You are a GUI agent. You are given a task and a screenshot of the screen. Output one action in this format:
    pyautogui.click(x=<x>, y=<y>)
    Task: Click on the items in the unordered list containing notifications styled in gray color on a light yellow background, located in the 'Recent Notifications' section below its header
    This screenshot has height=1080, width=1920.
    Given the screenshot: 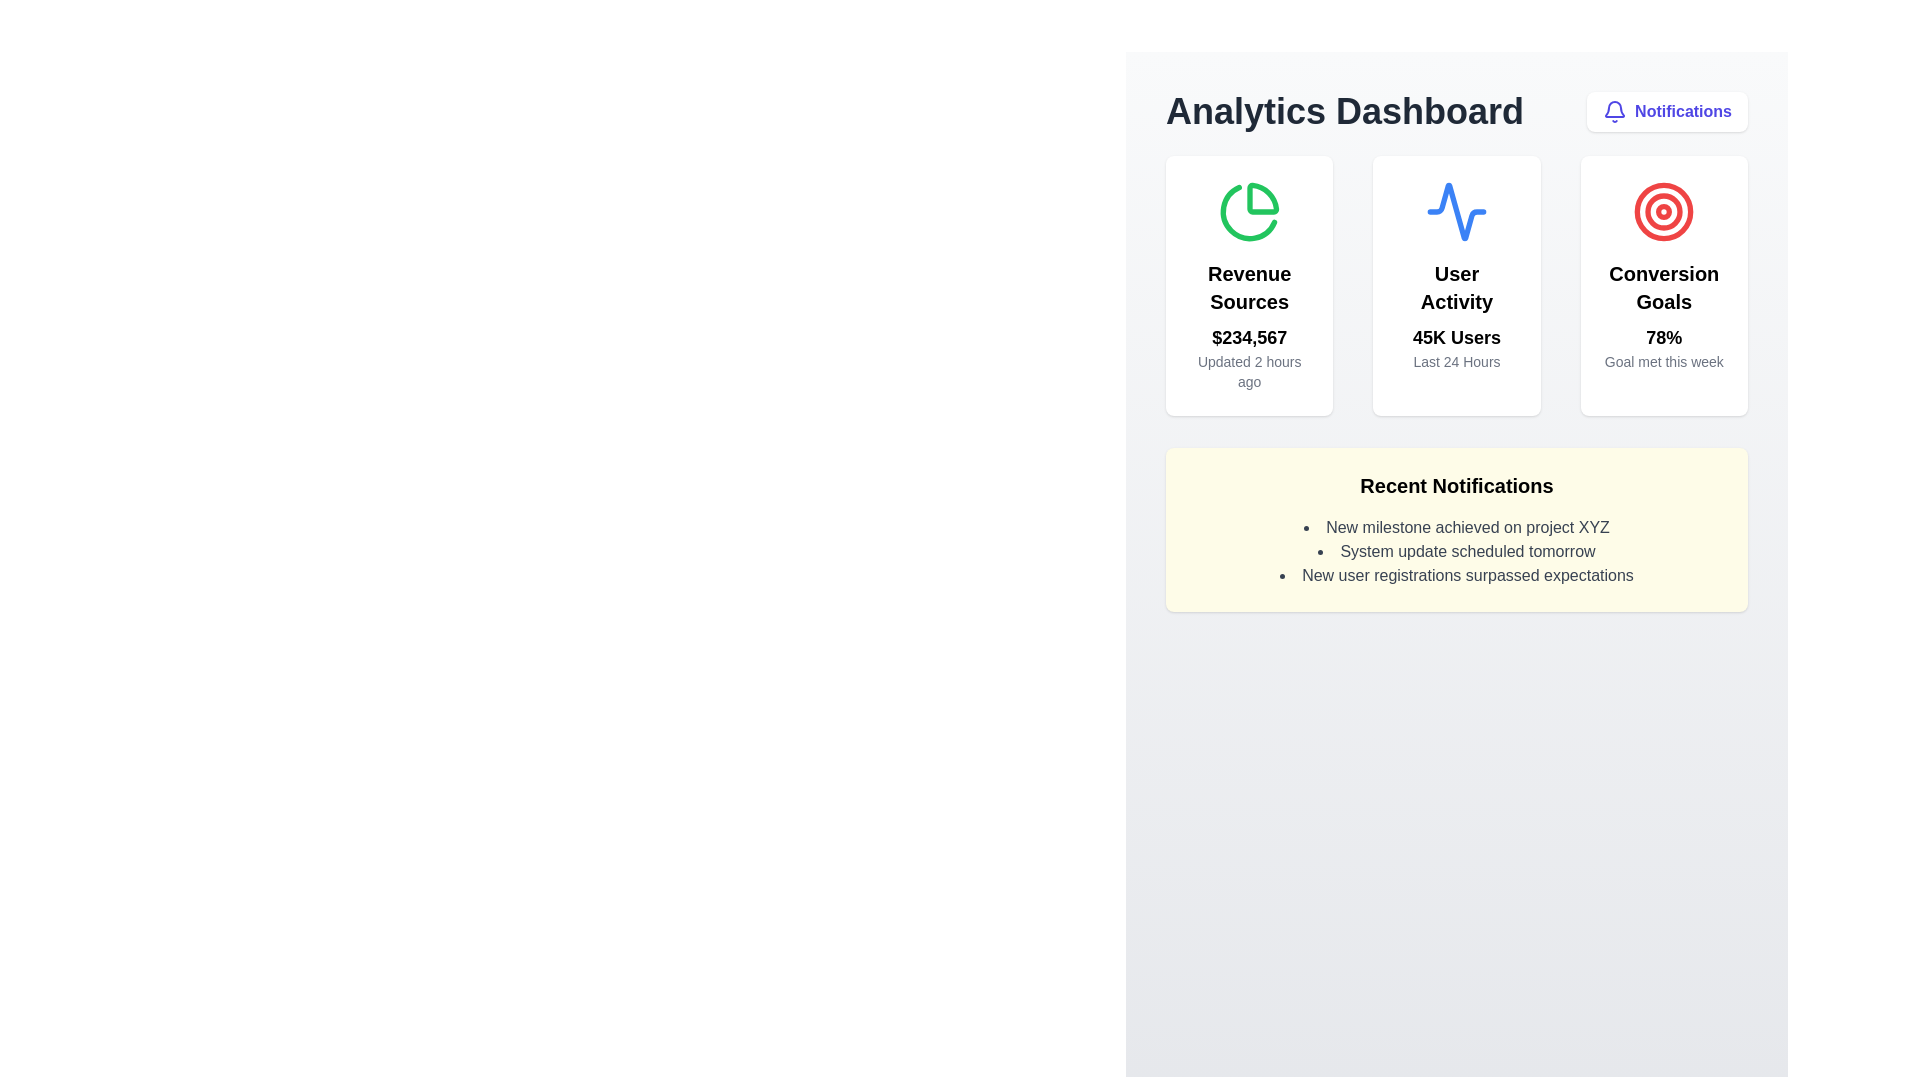 What is the action you would take?
    pyautogui.click(x=1457, y=551)
    